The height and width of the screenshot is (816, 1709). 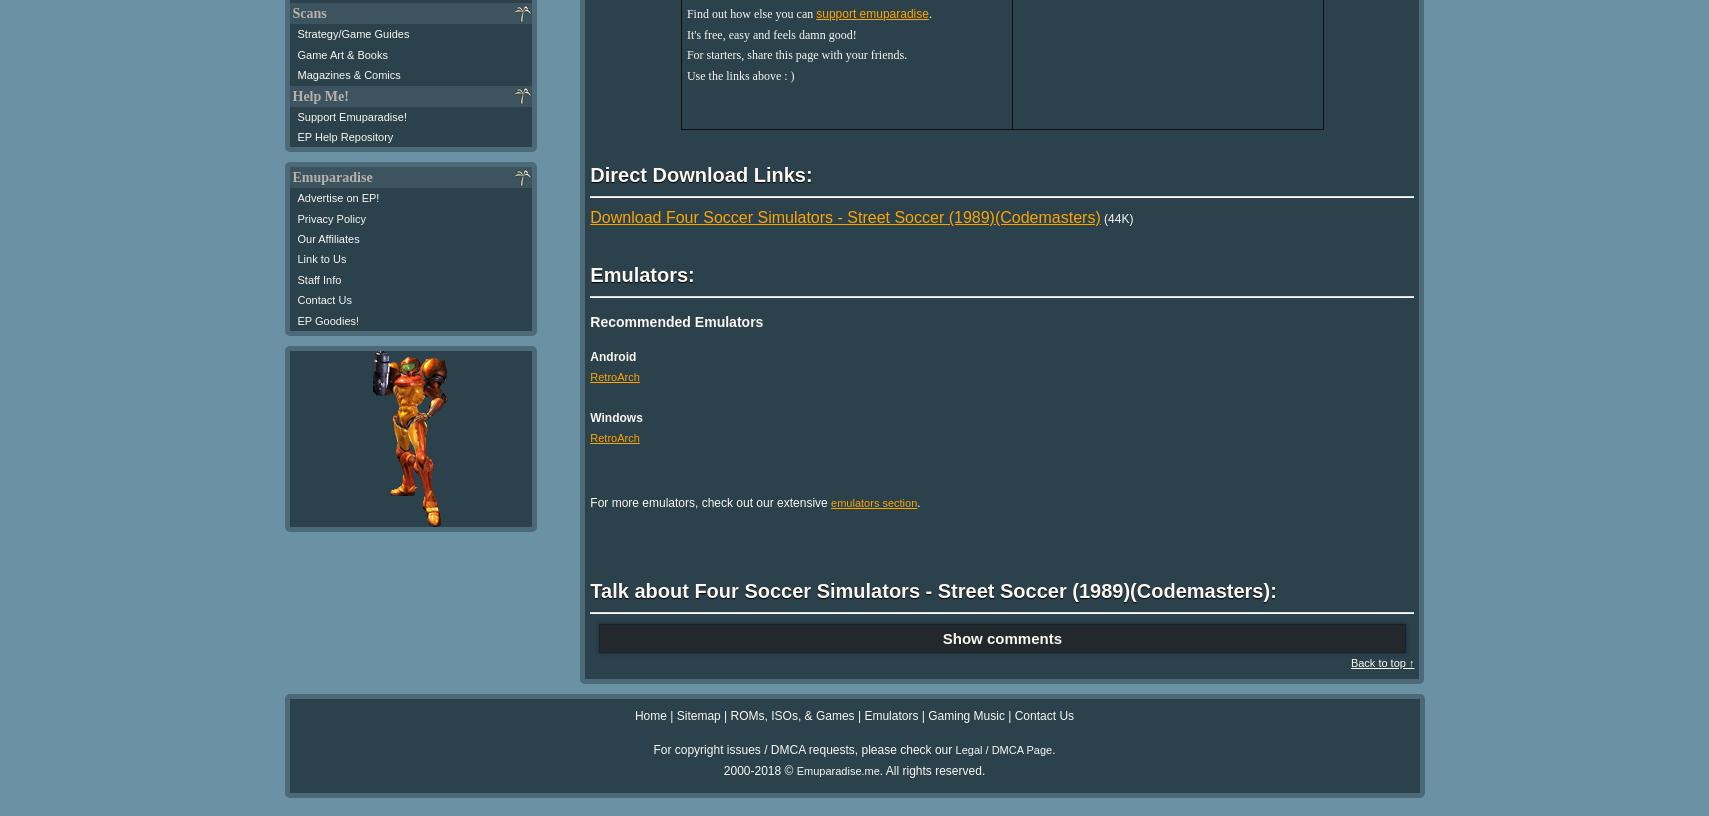 What do you see at coordinates (588, 321) in the screenshot?
I see `'Recommended Emulators'` at bounding box center [588, 321].